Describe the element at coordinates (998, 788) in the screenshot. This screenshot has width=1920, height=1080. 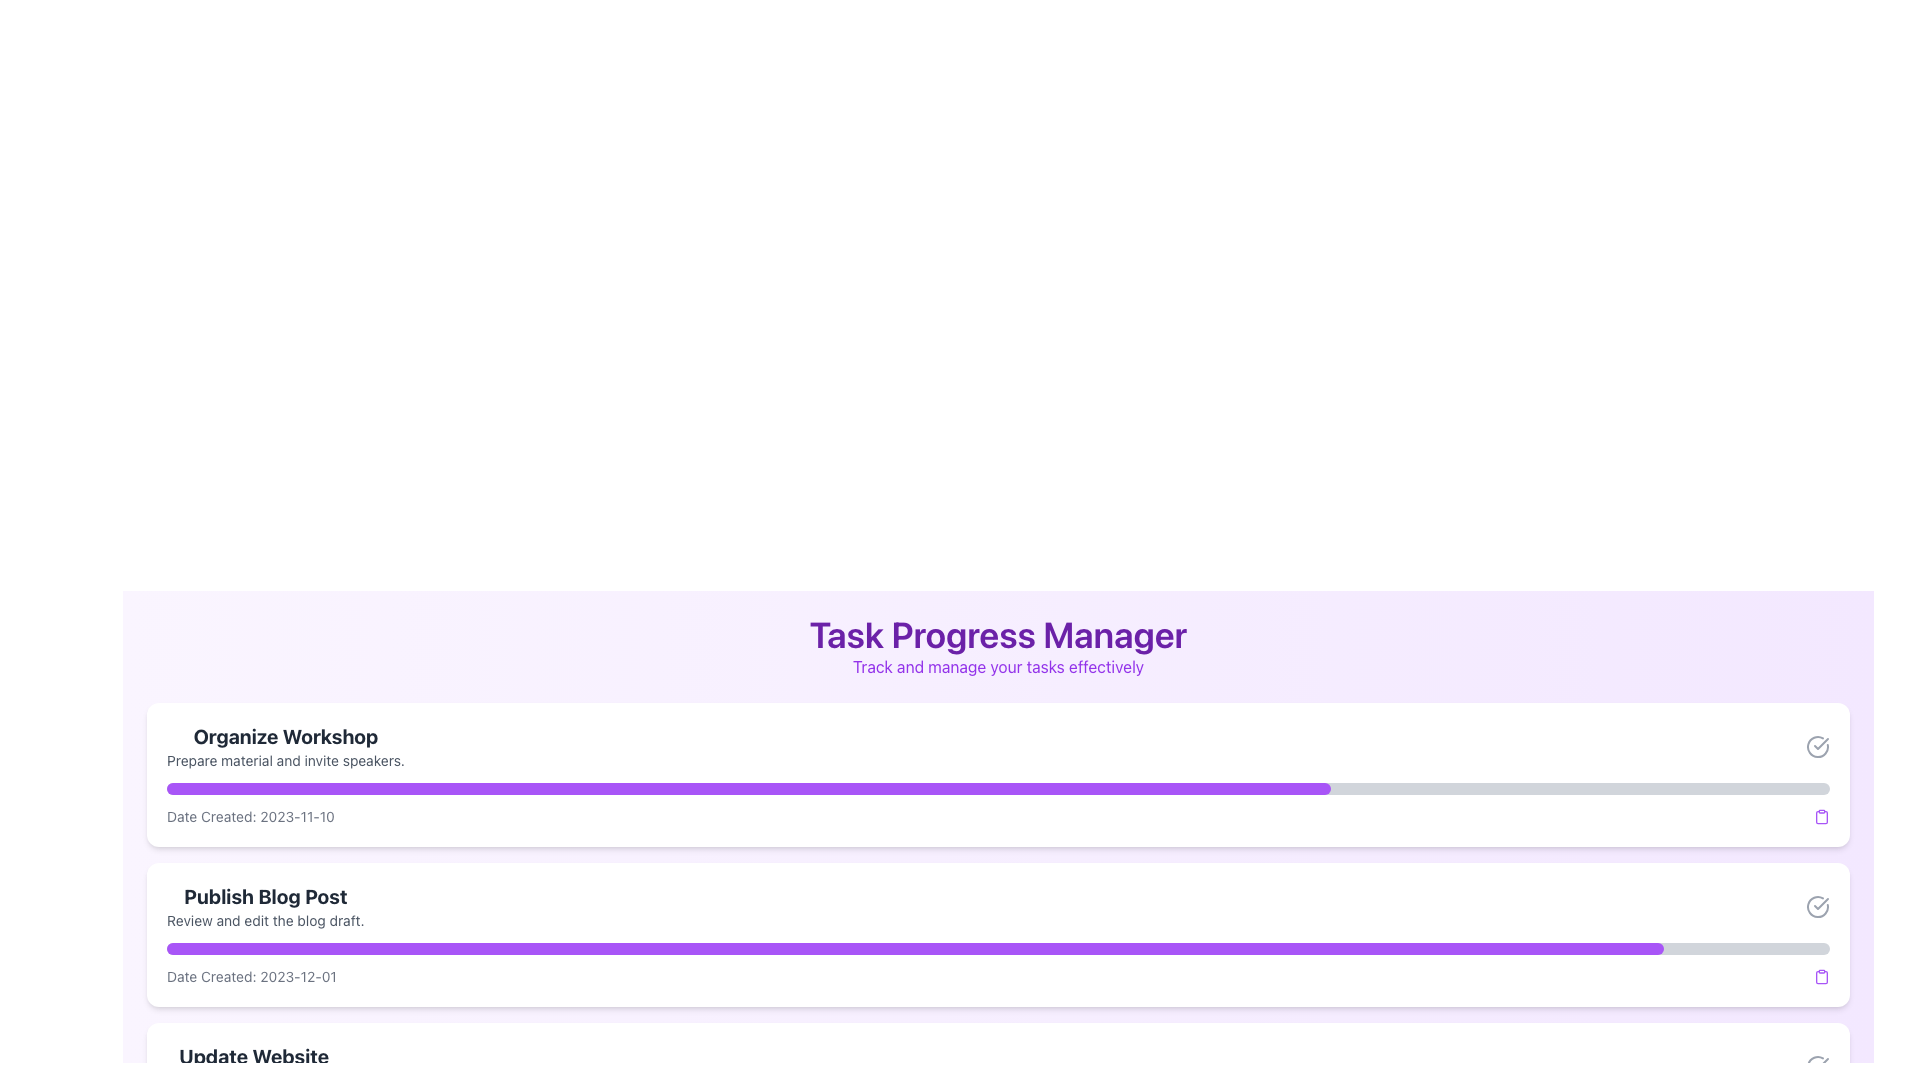
I see `the Progress Bar that visually represents the completion of the 'Organize Workshop' task, located beneath the task description and above the 'Date Created' text` at that location.